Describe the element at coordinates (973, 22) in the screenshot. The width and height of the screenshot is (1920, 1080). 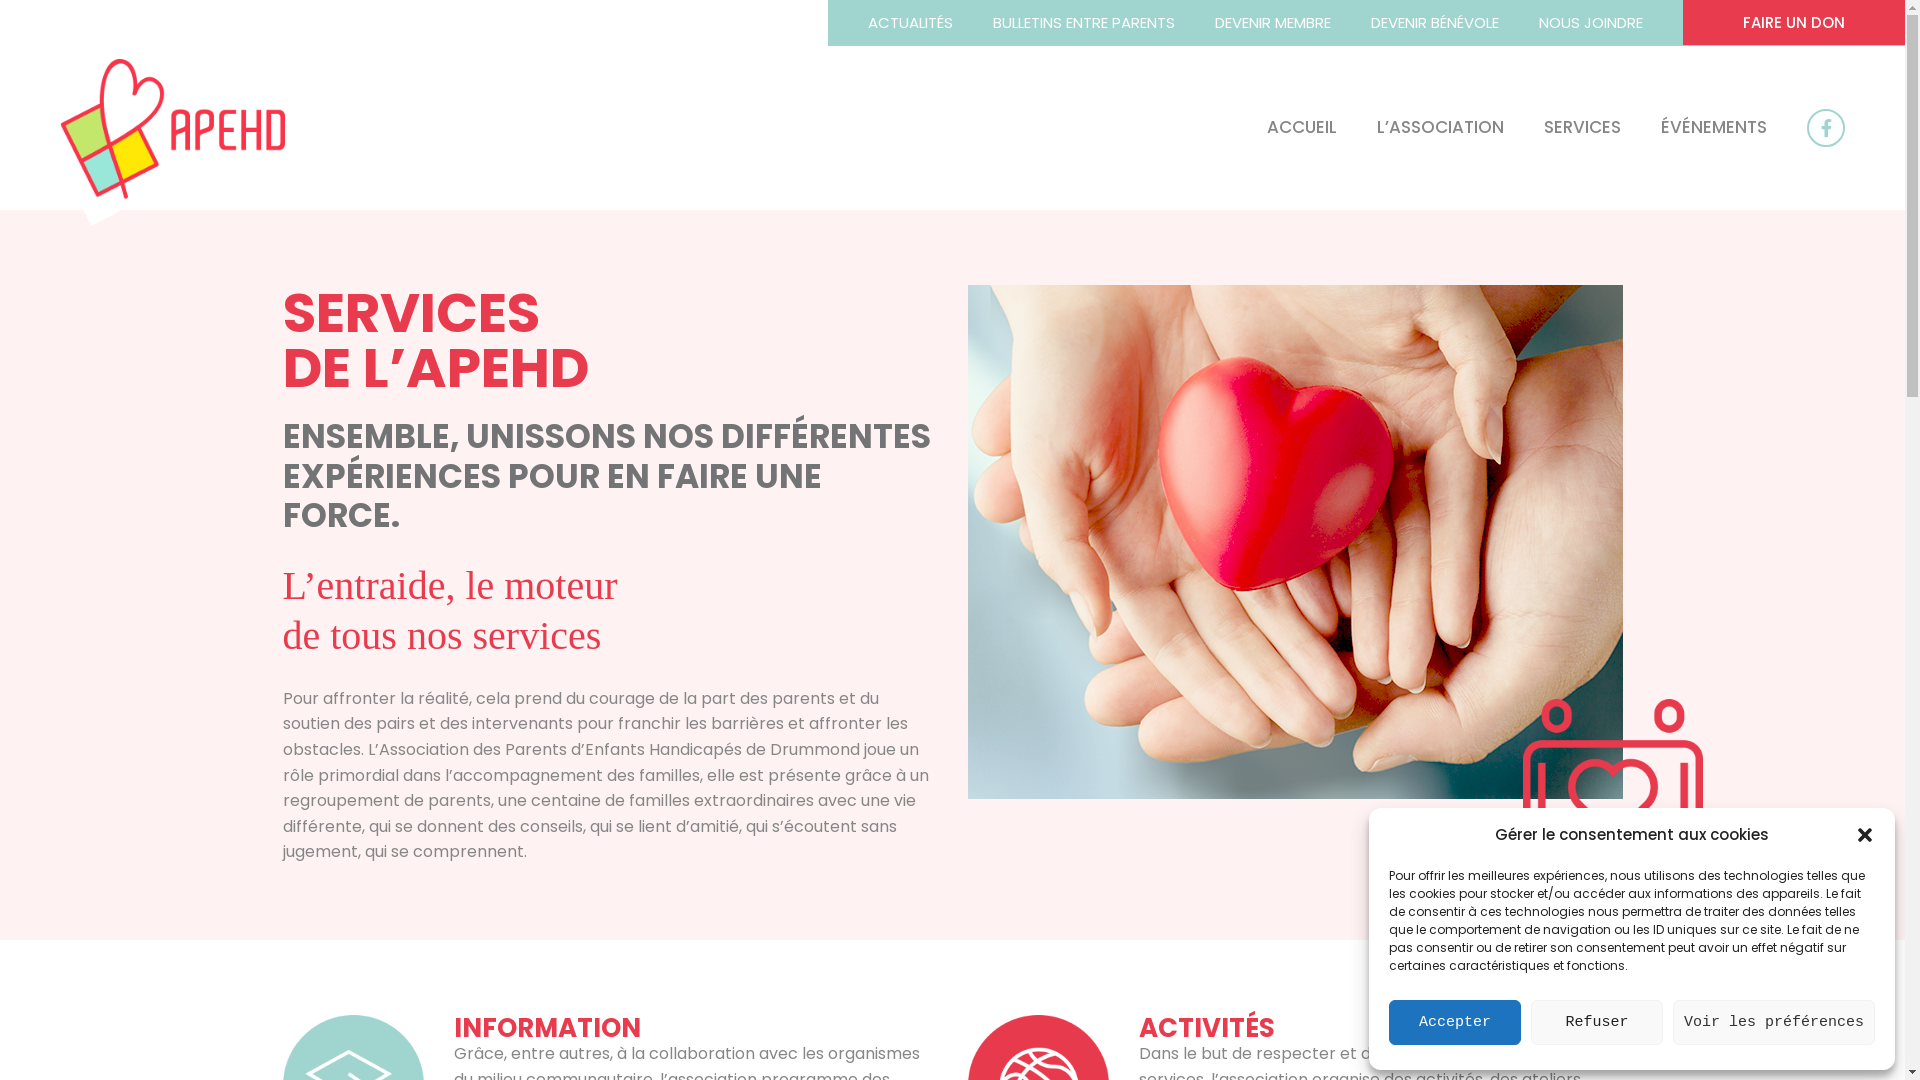
I see `'BULLETINS ENTRE PARENTS'` at that location.